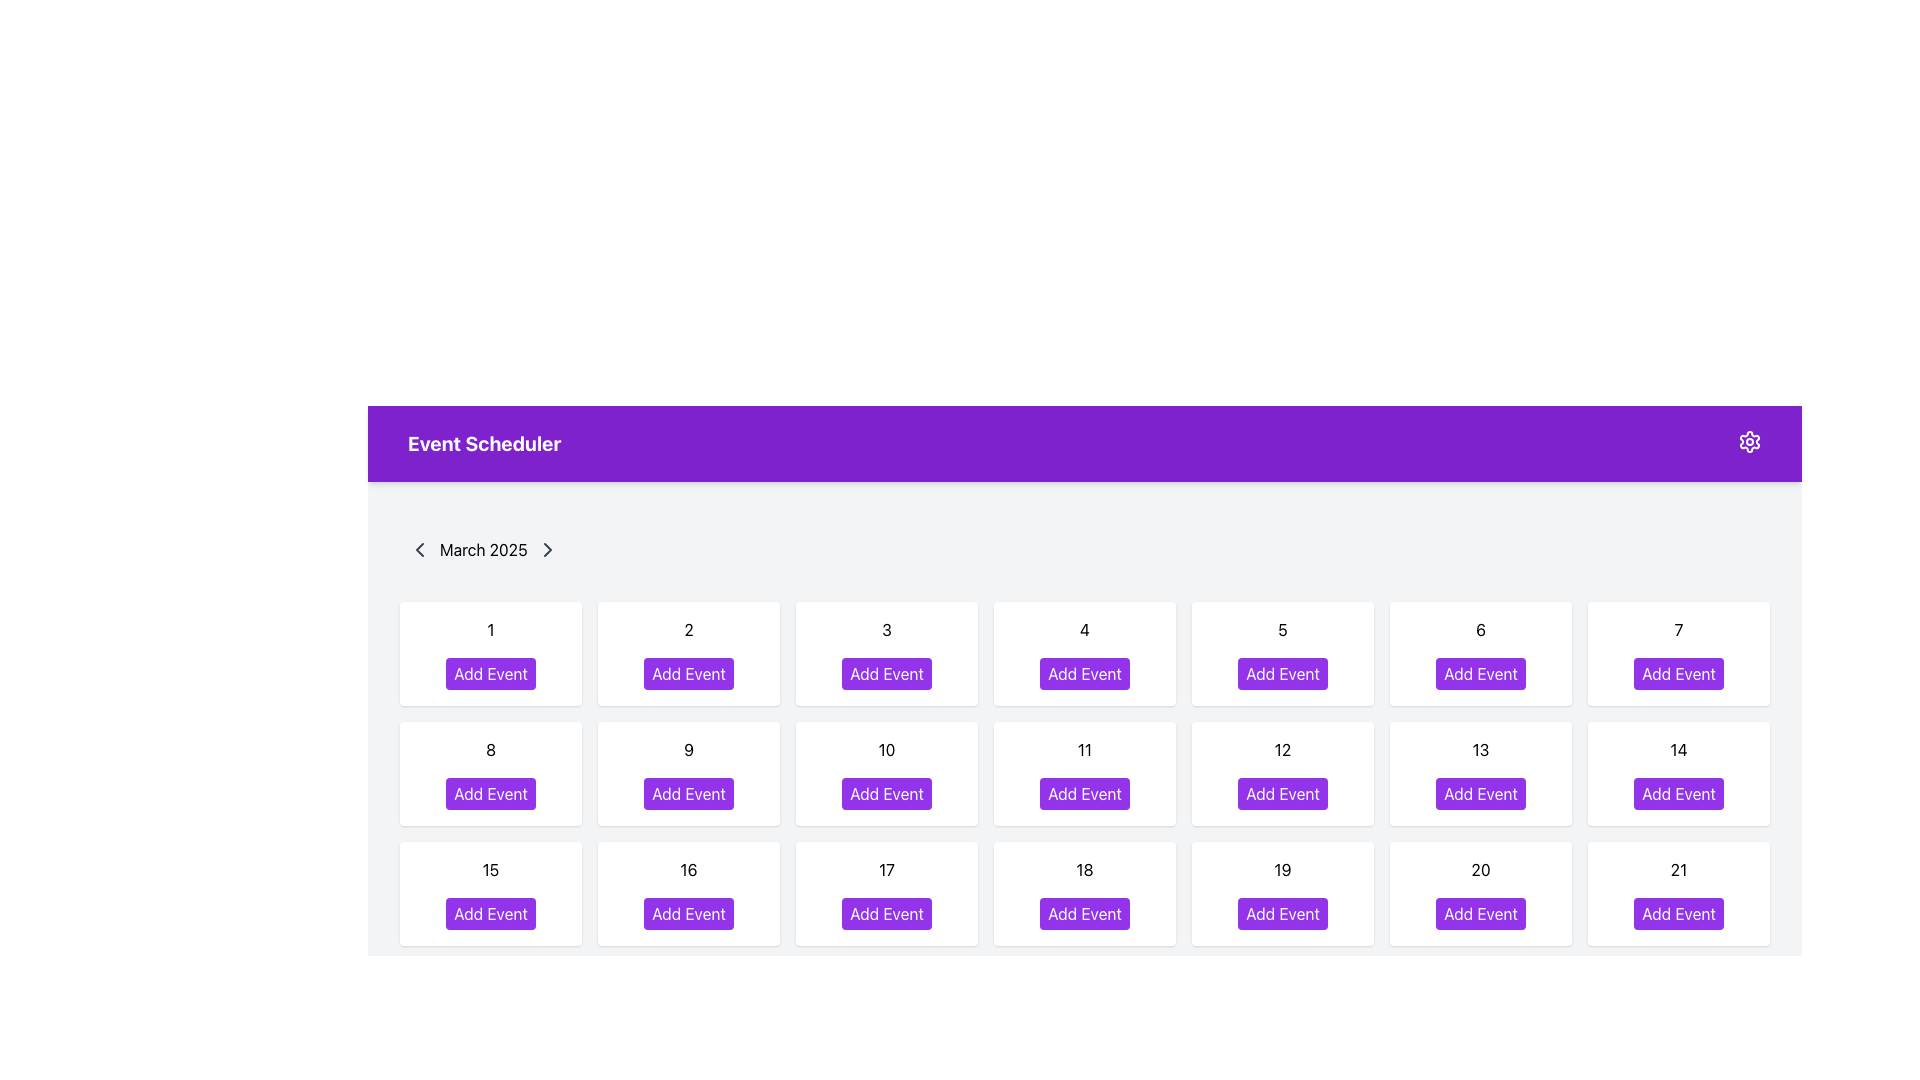 The height and width of the screenshot is (1080, 1920). Describe the element at coordinates (547, 550) in the screenshot. I see `the chevron icon located to the right of the 'March 2025' label in the header section` at that location.